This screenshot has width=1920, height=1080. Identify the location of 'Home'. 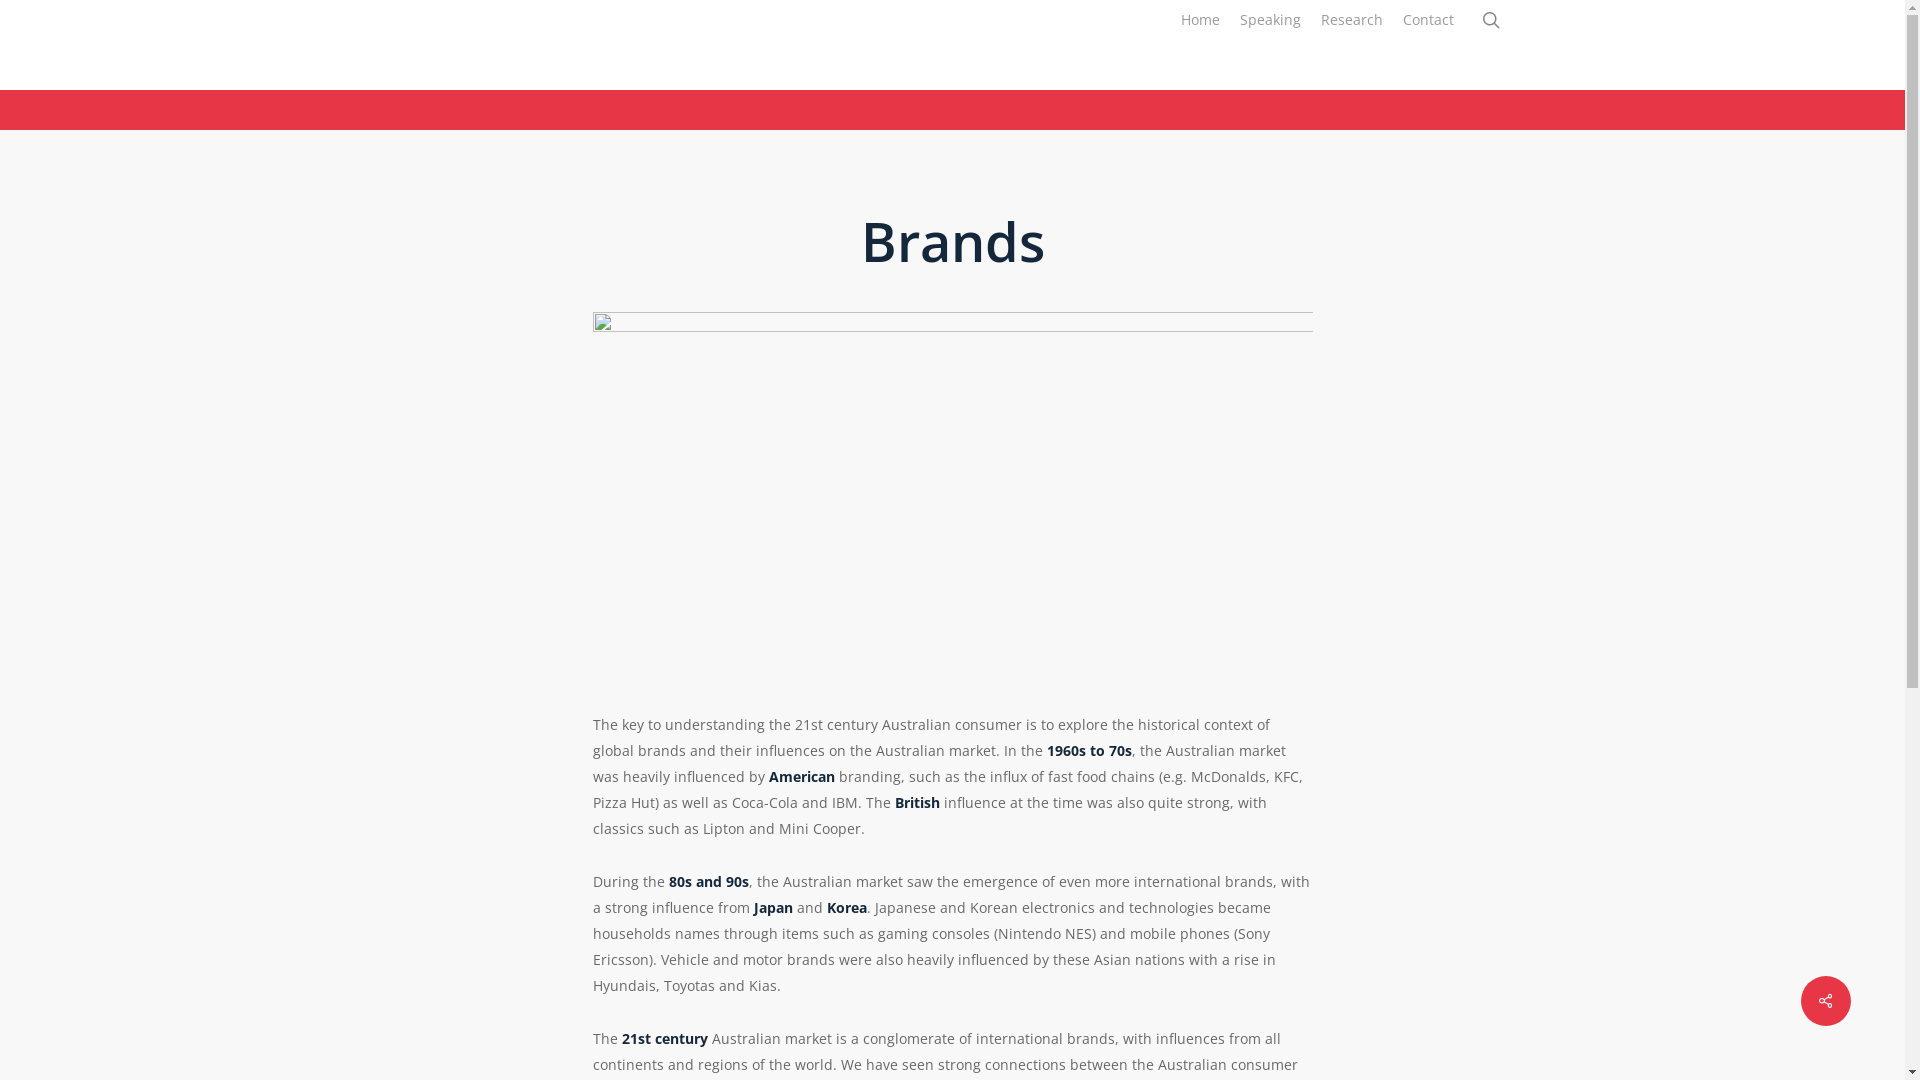
(1199, 19).